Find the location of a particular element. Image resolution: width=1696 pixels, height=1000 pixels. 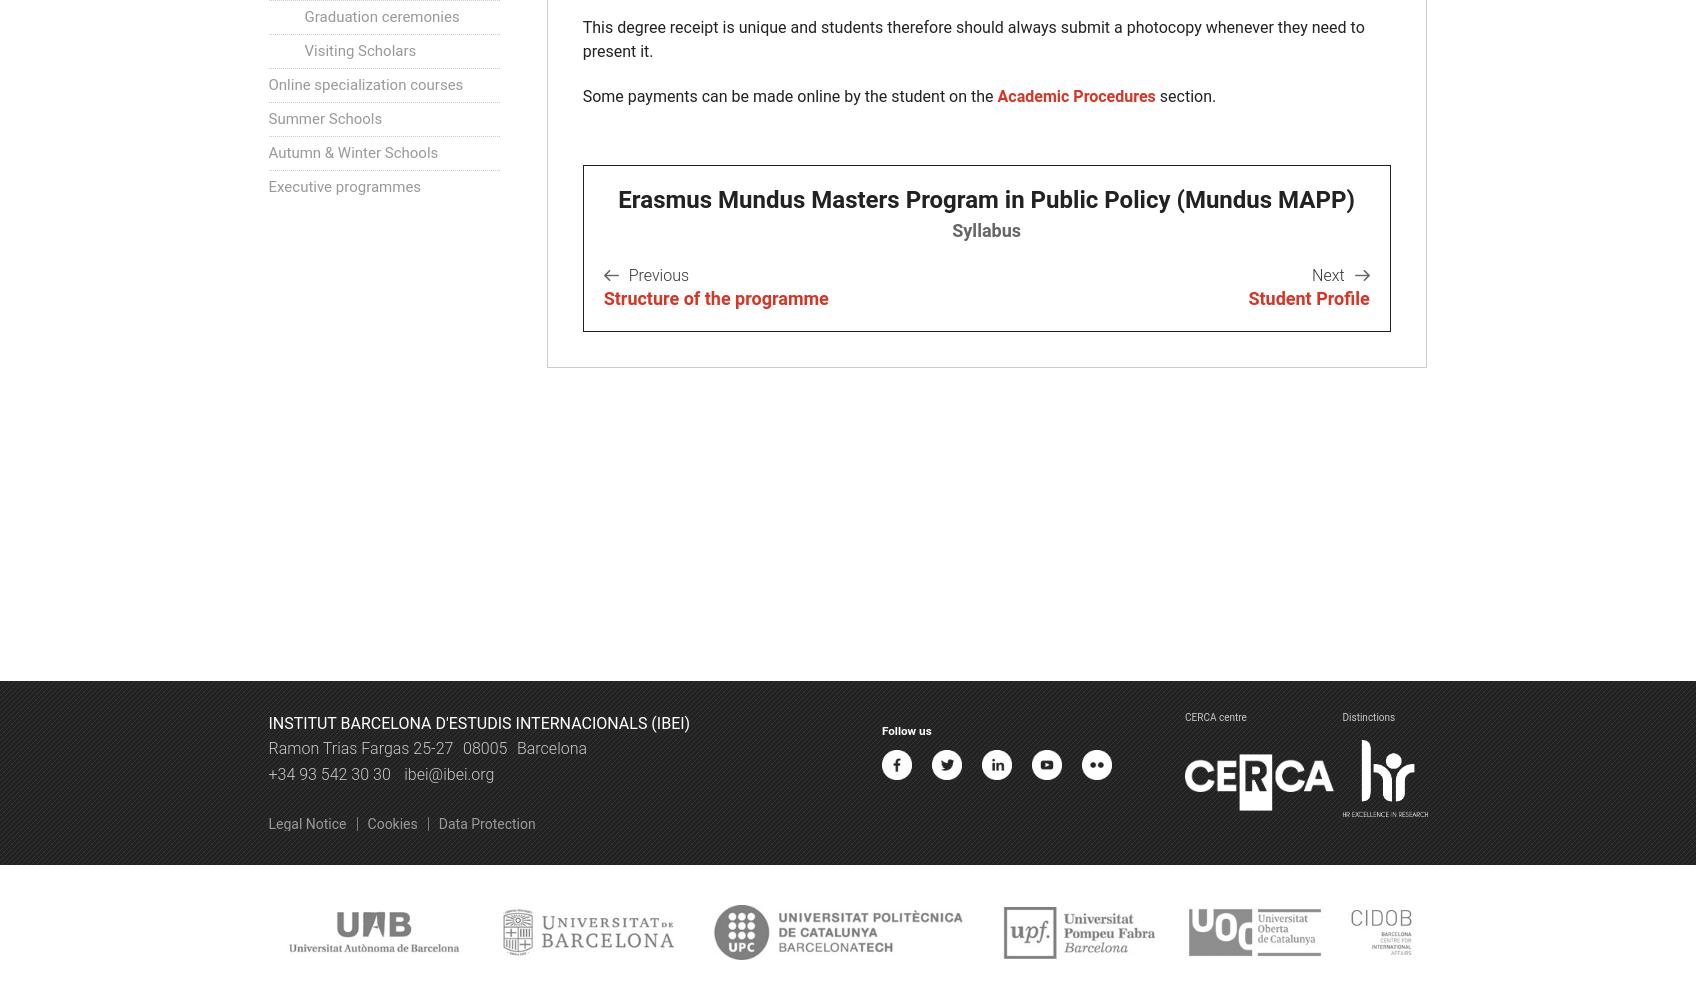

'Academic Procedures' is located at coordinates (997, 94).